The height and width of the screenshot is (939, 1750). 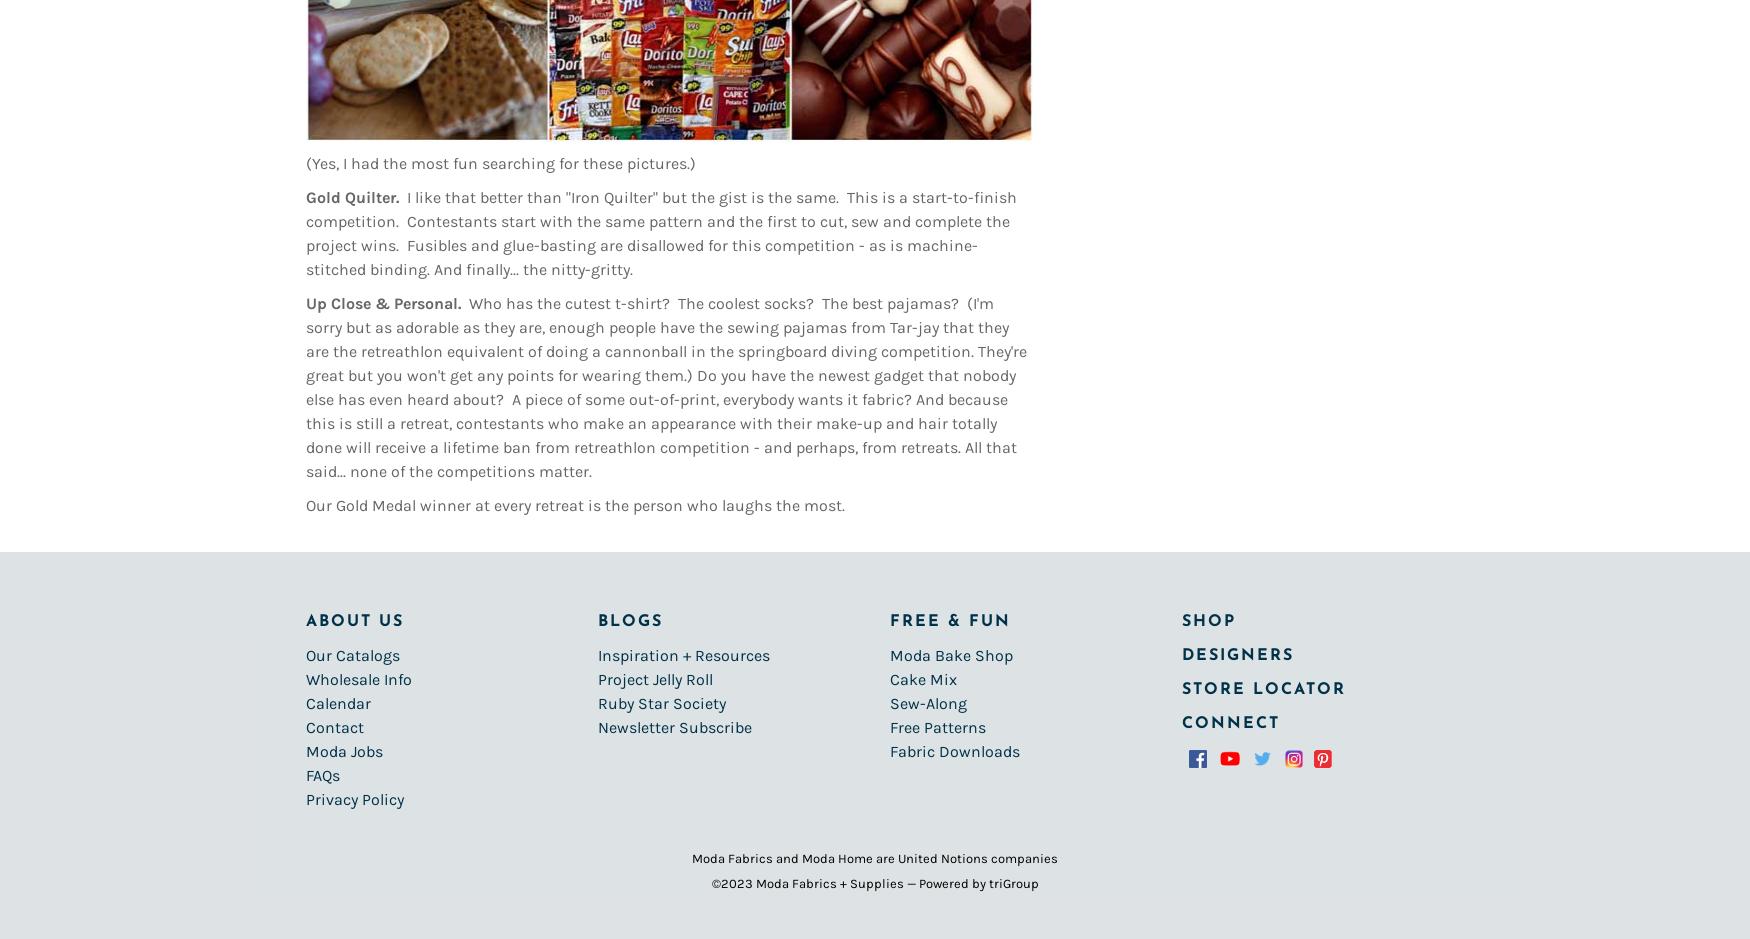 What do you see at coordinates (673, 727) in the screenshot?
I see `'Newsletter Subscribe'` at bounding box center [673, 727].